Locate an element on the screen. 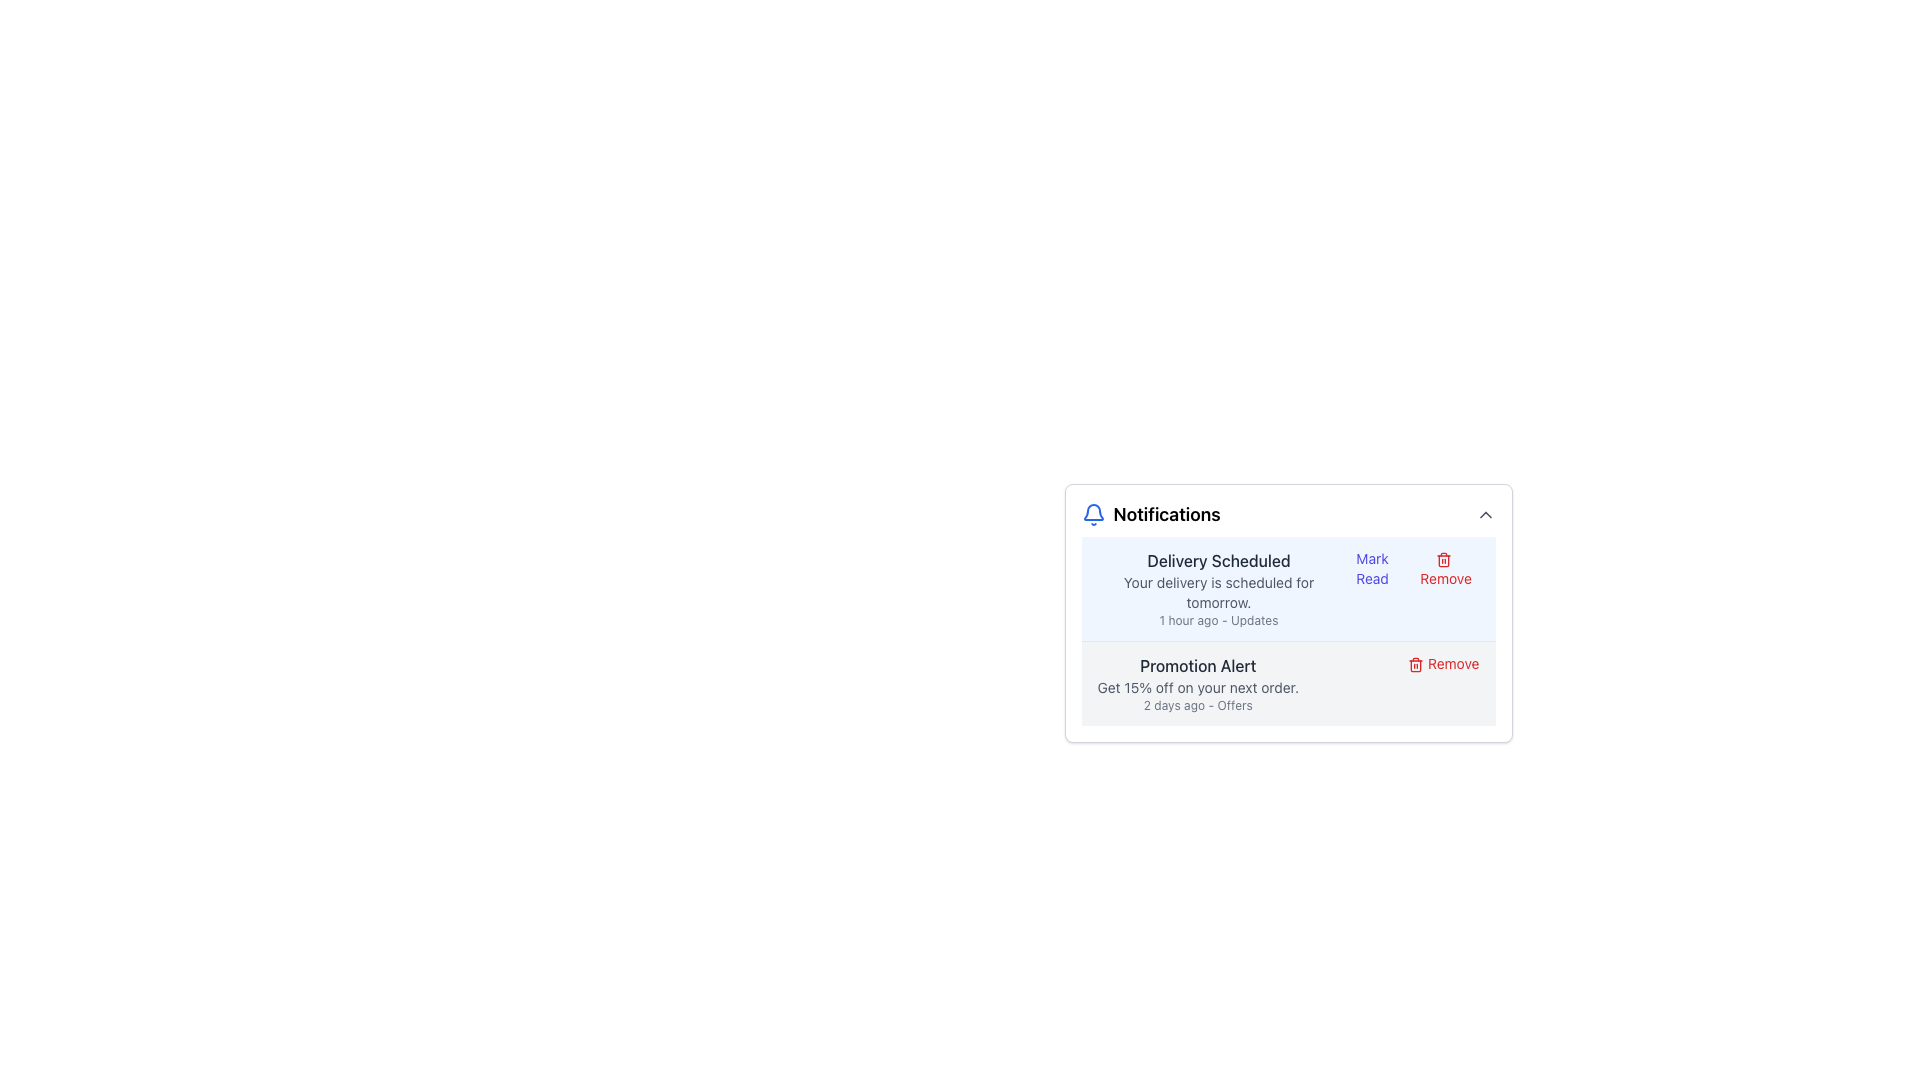 The width and height of the screenshot is (1920, 1080). the decorative bell icon representing notifications located to the left of the 'Notifications' title in the notifications panel is located at coordinates (1092, 511).